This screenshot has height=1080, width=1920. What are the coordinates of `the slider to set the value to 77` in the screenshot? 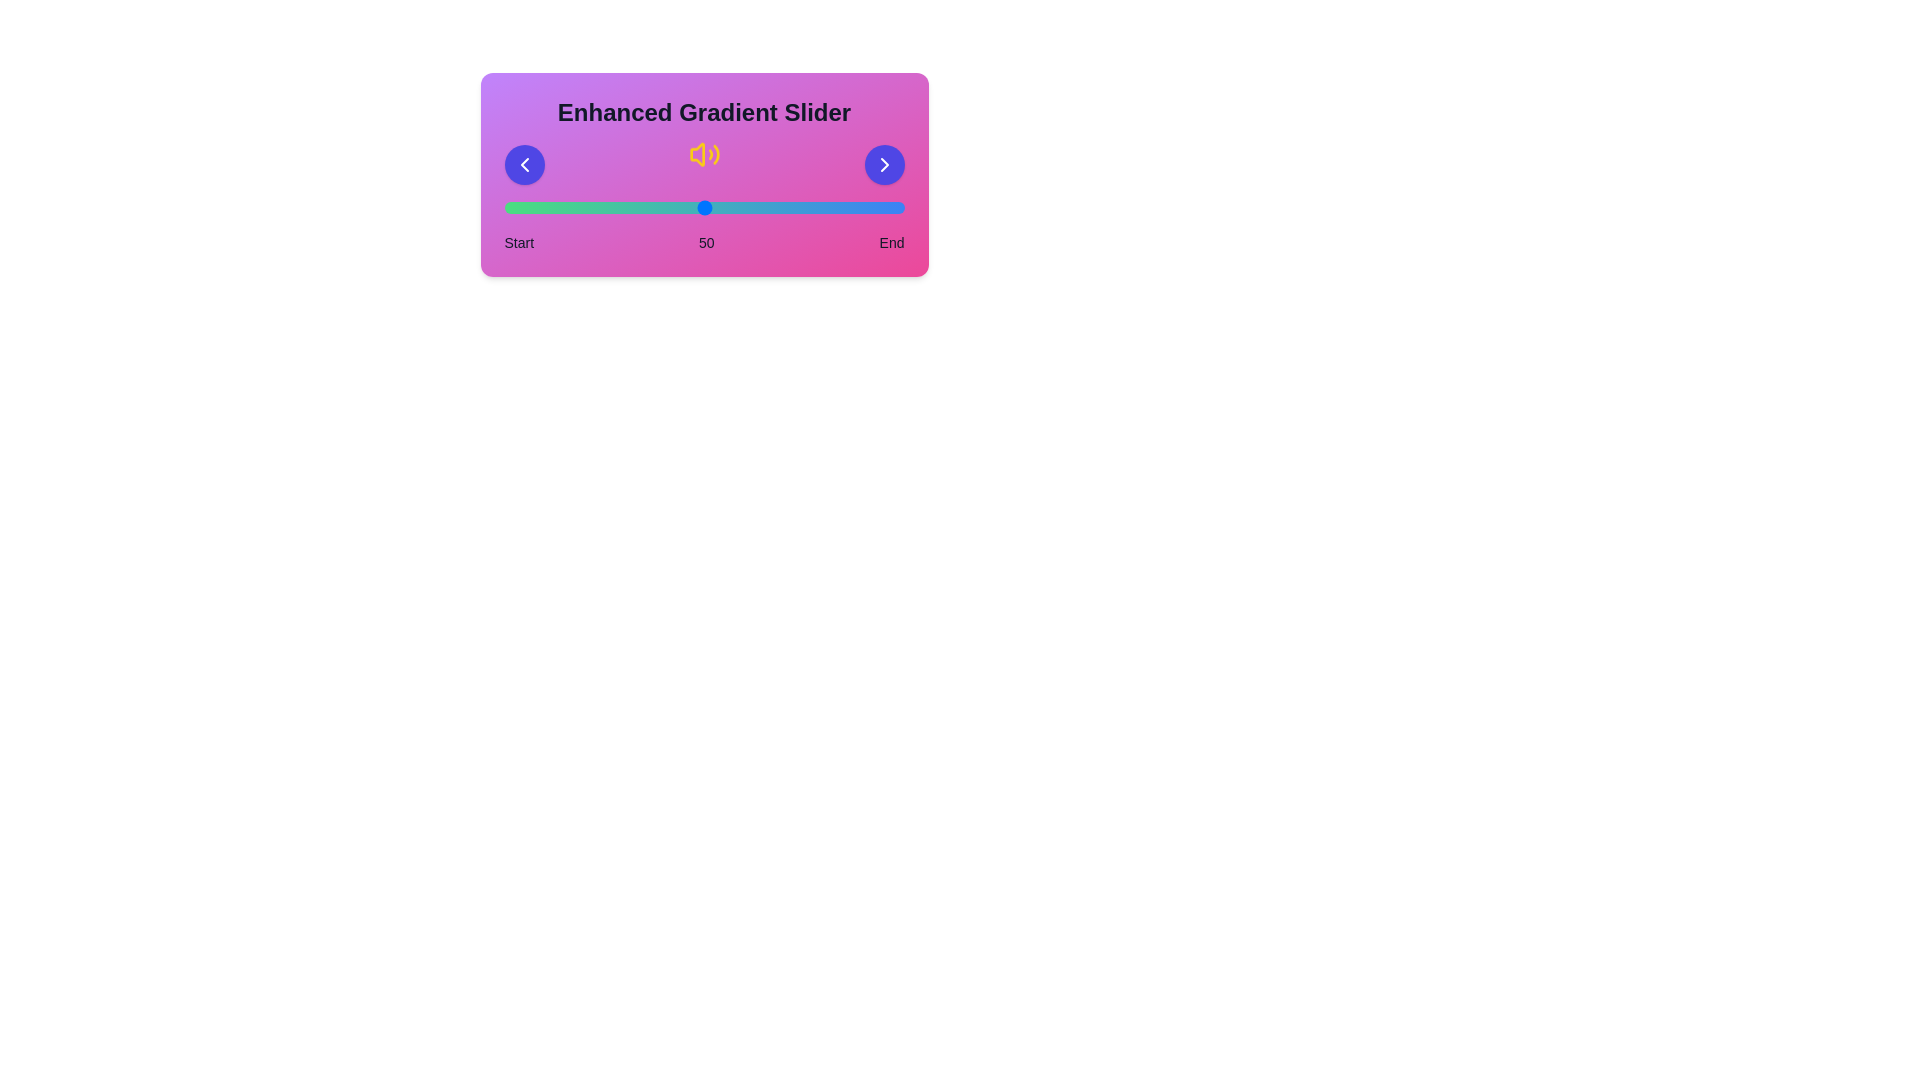 It's located at (812, 208).